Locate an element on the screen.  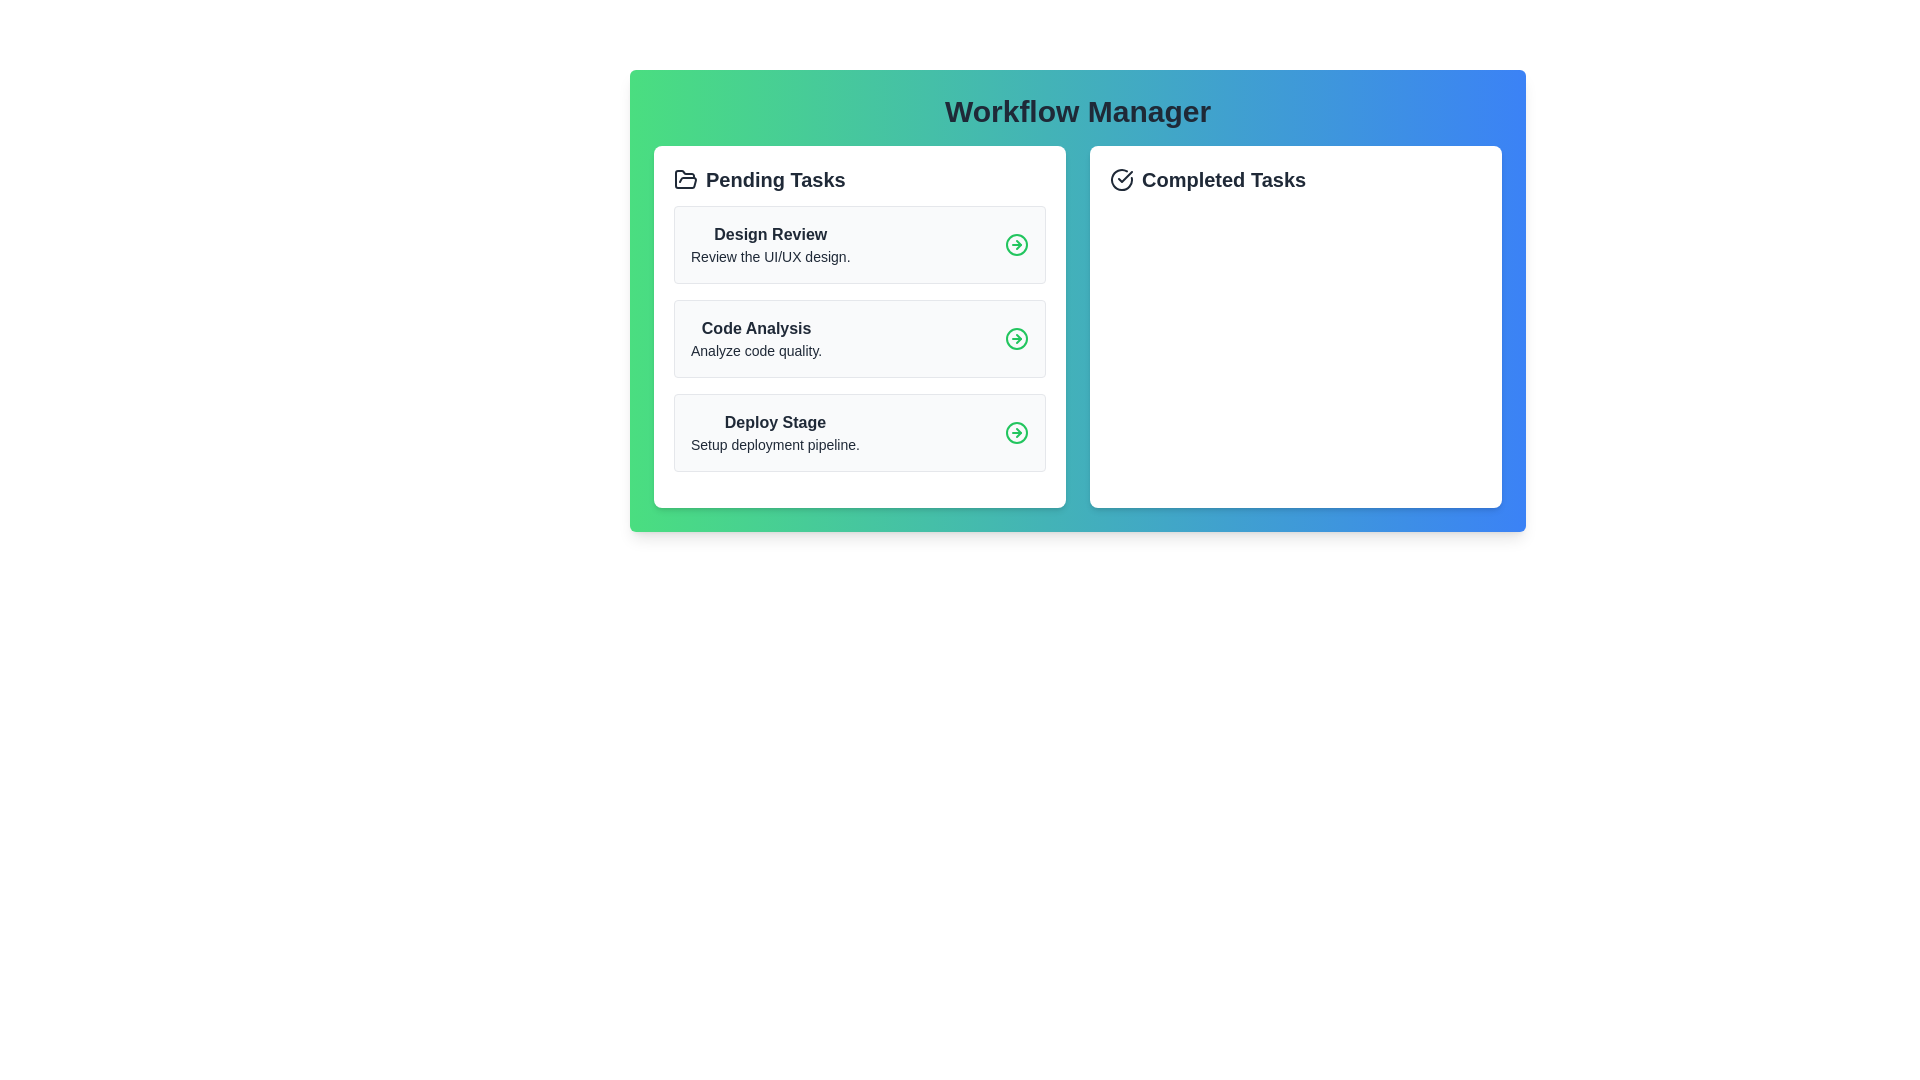
the text-based header element that indicates the name or overarching purpose of the workflow management page, located near the top of the interface is located at coordinates (1077, 111).